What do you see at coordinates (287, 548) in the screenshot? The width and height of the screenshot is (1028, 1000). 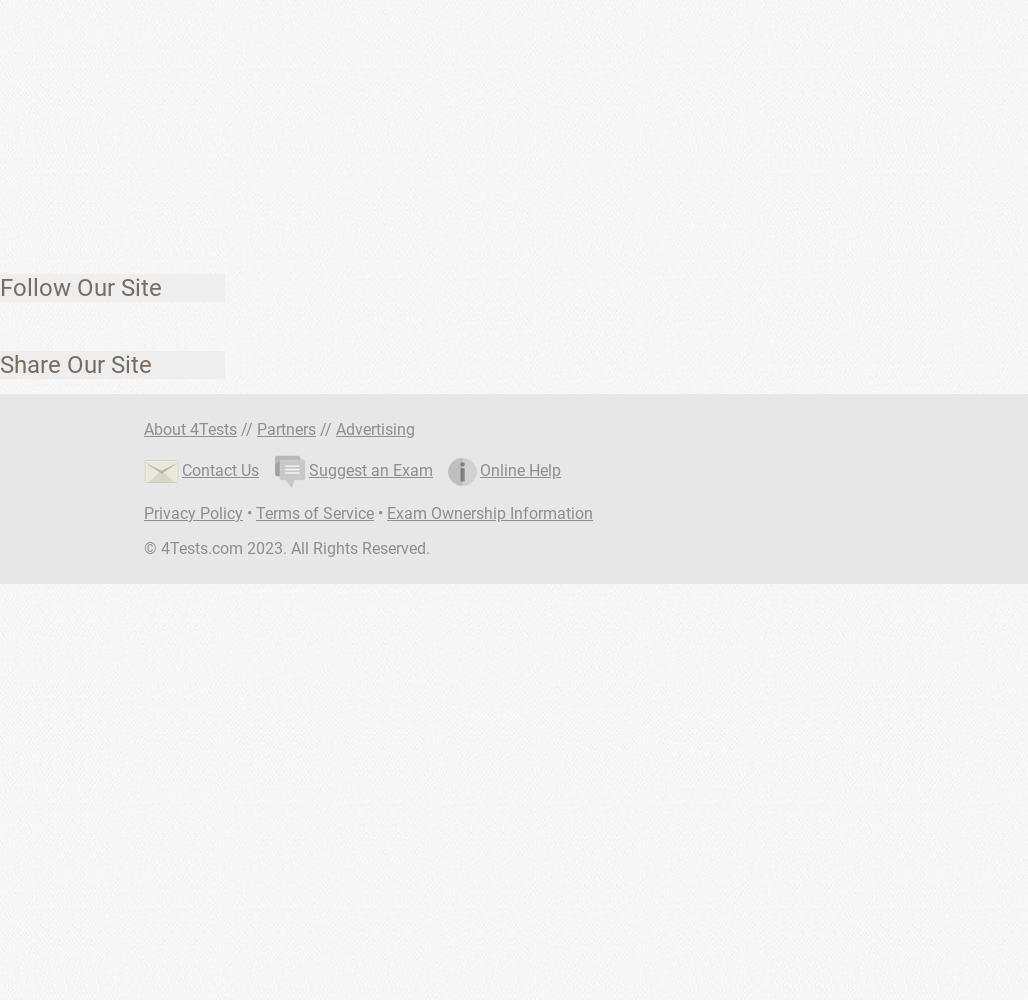 I see `'© 4Tests.com 2023. All Rights Reserved.'` at bounding box center [287, 548].